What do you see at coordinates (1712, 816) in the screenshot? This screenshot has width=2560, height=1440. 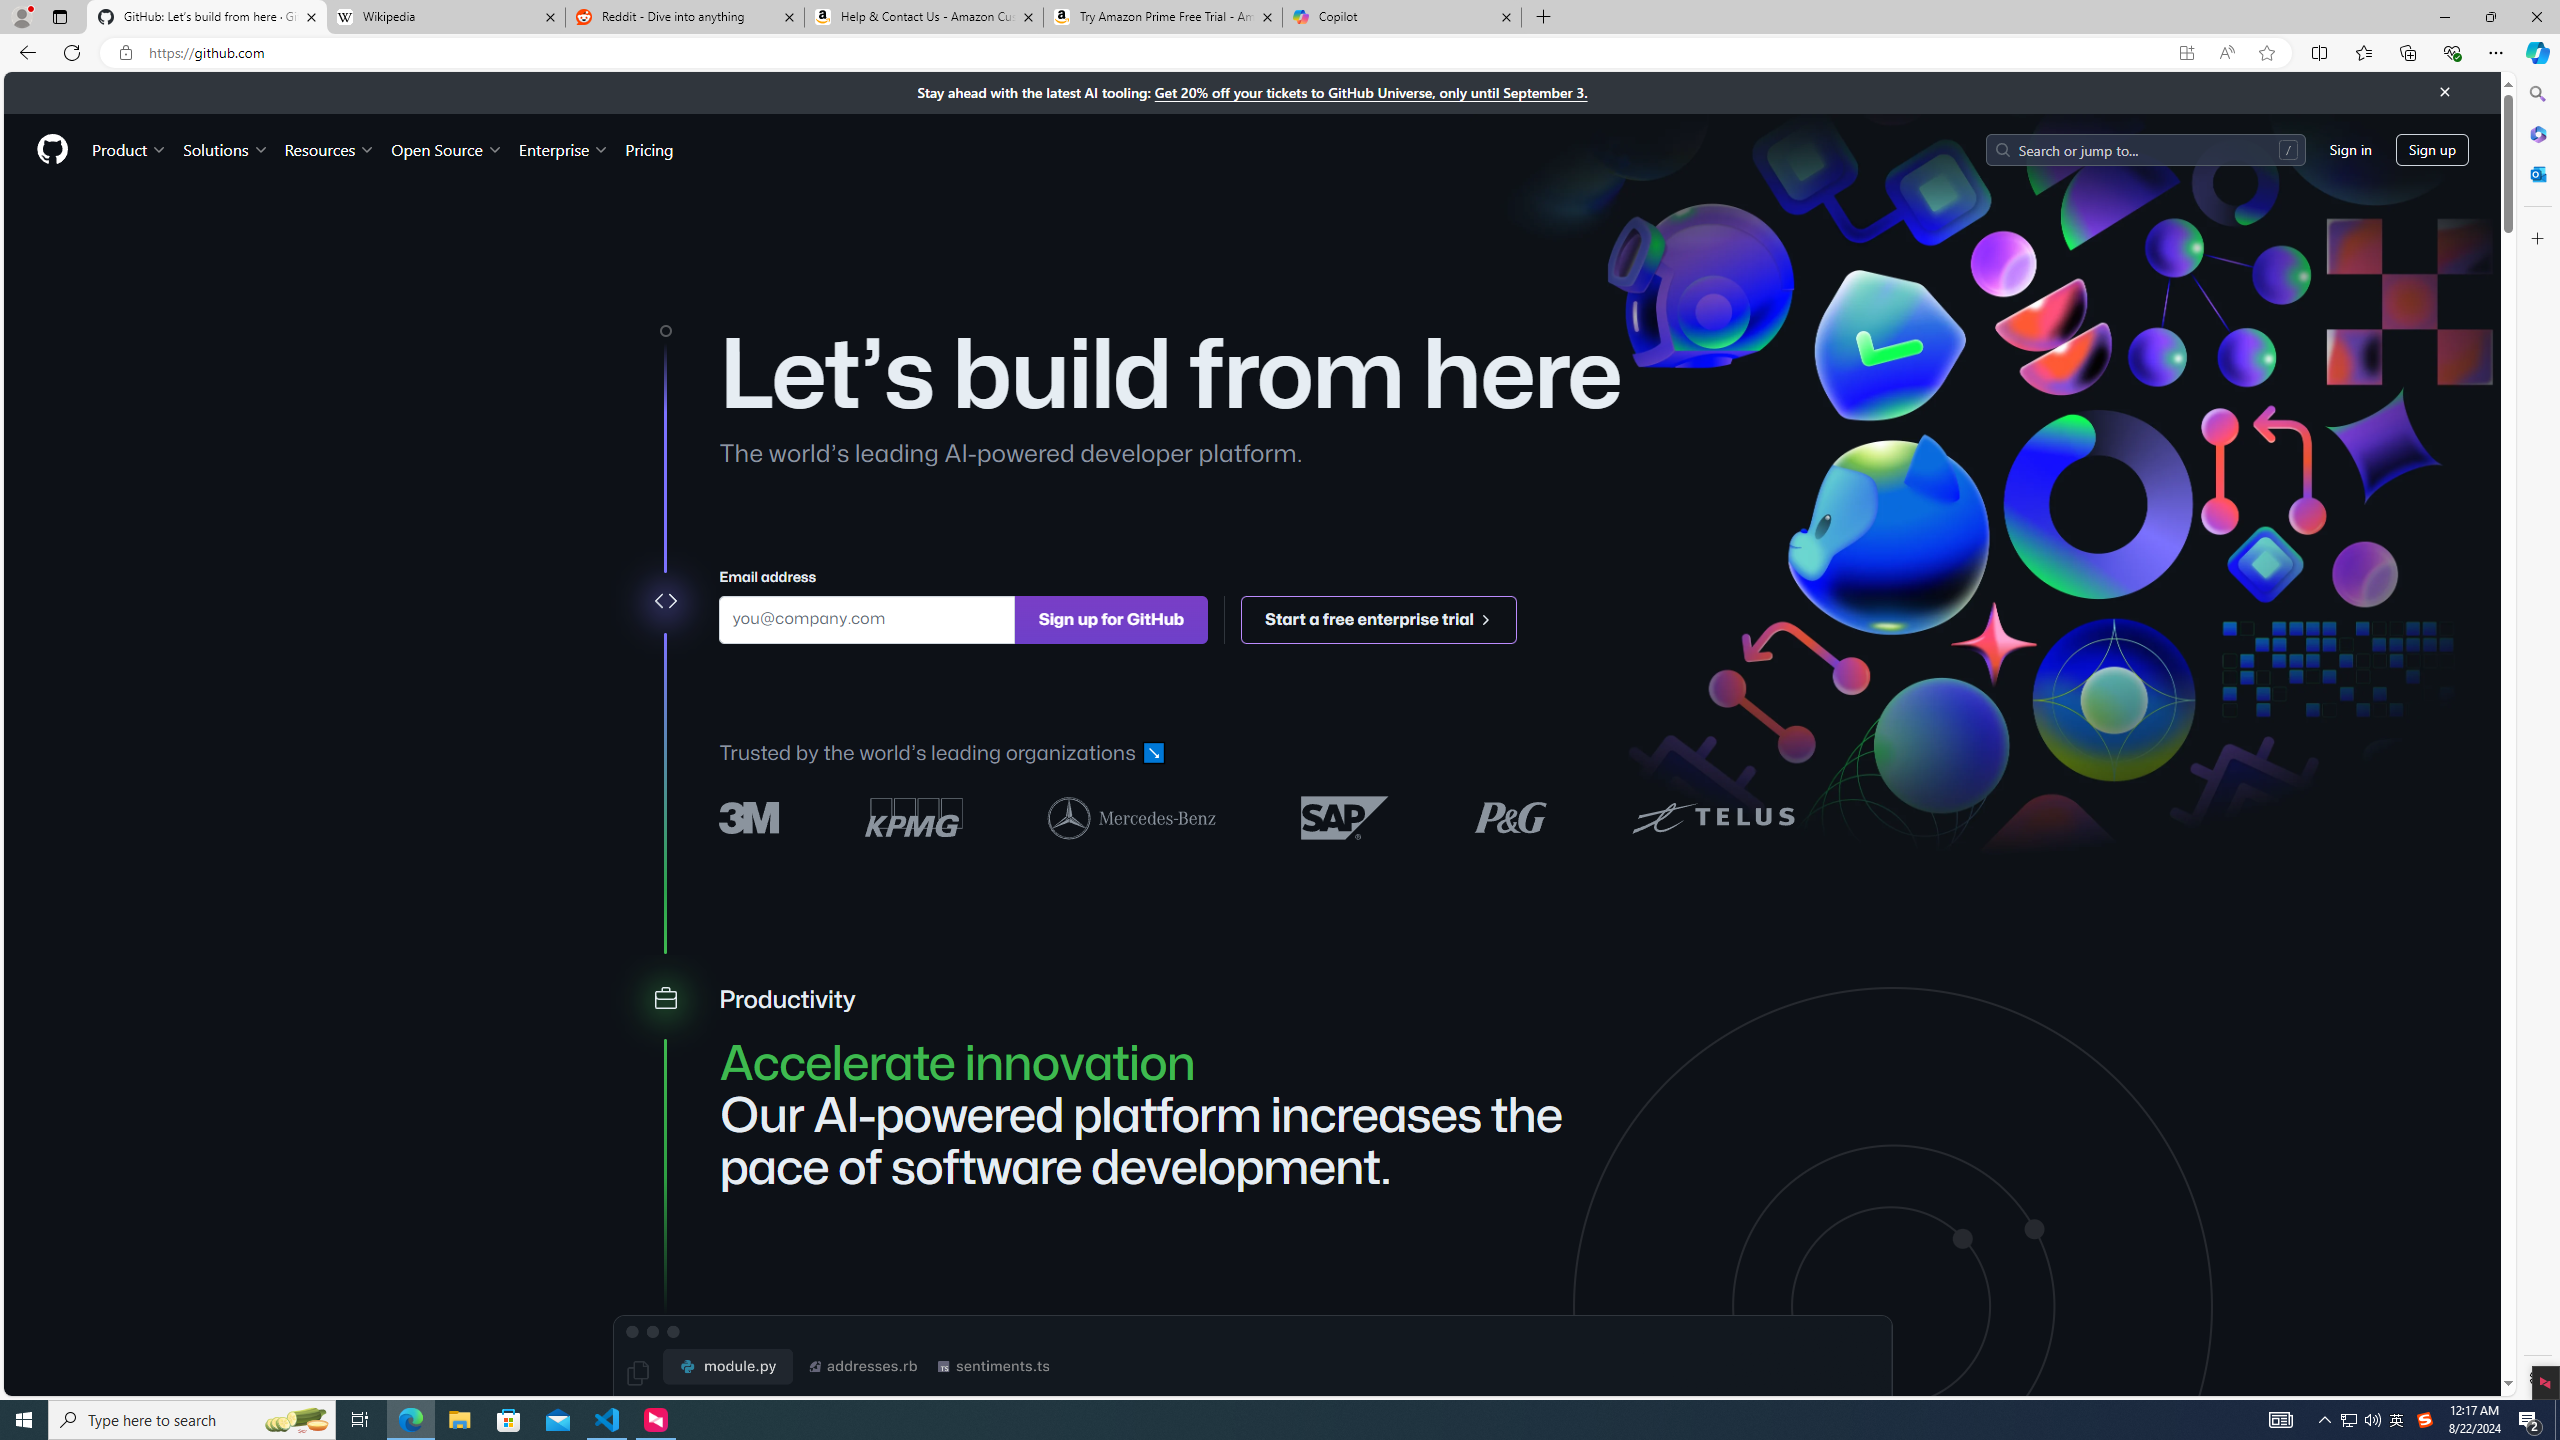 I see `'Telus logo'` at bounding box center [1712, 816].